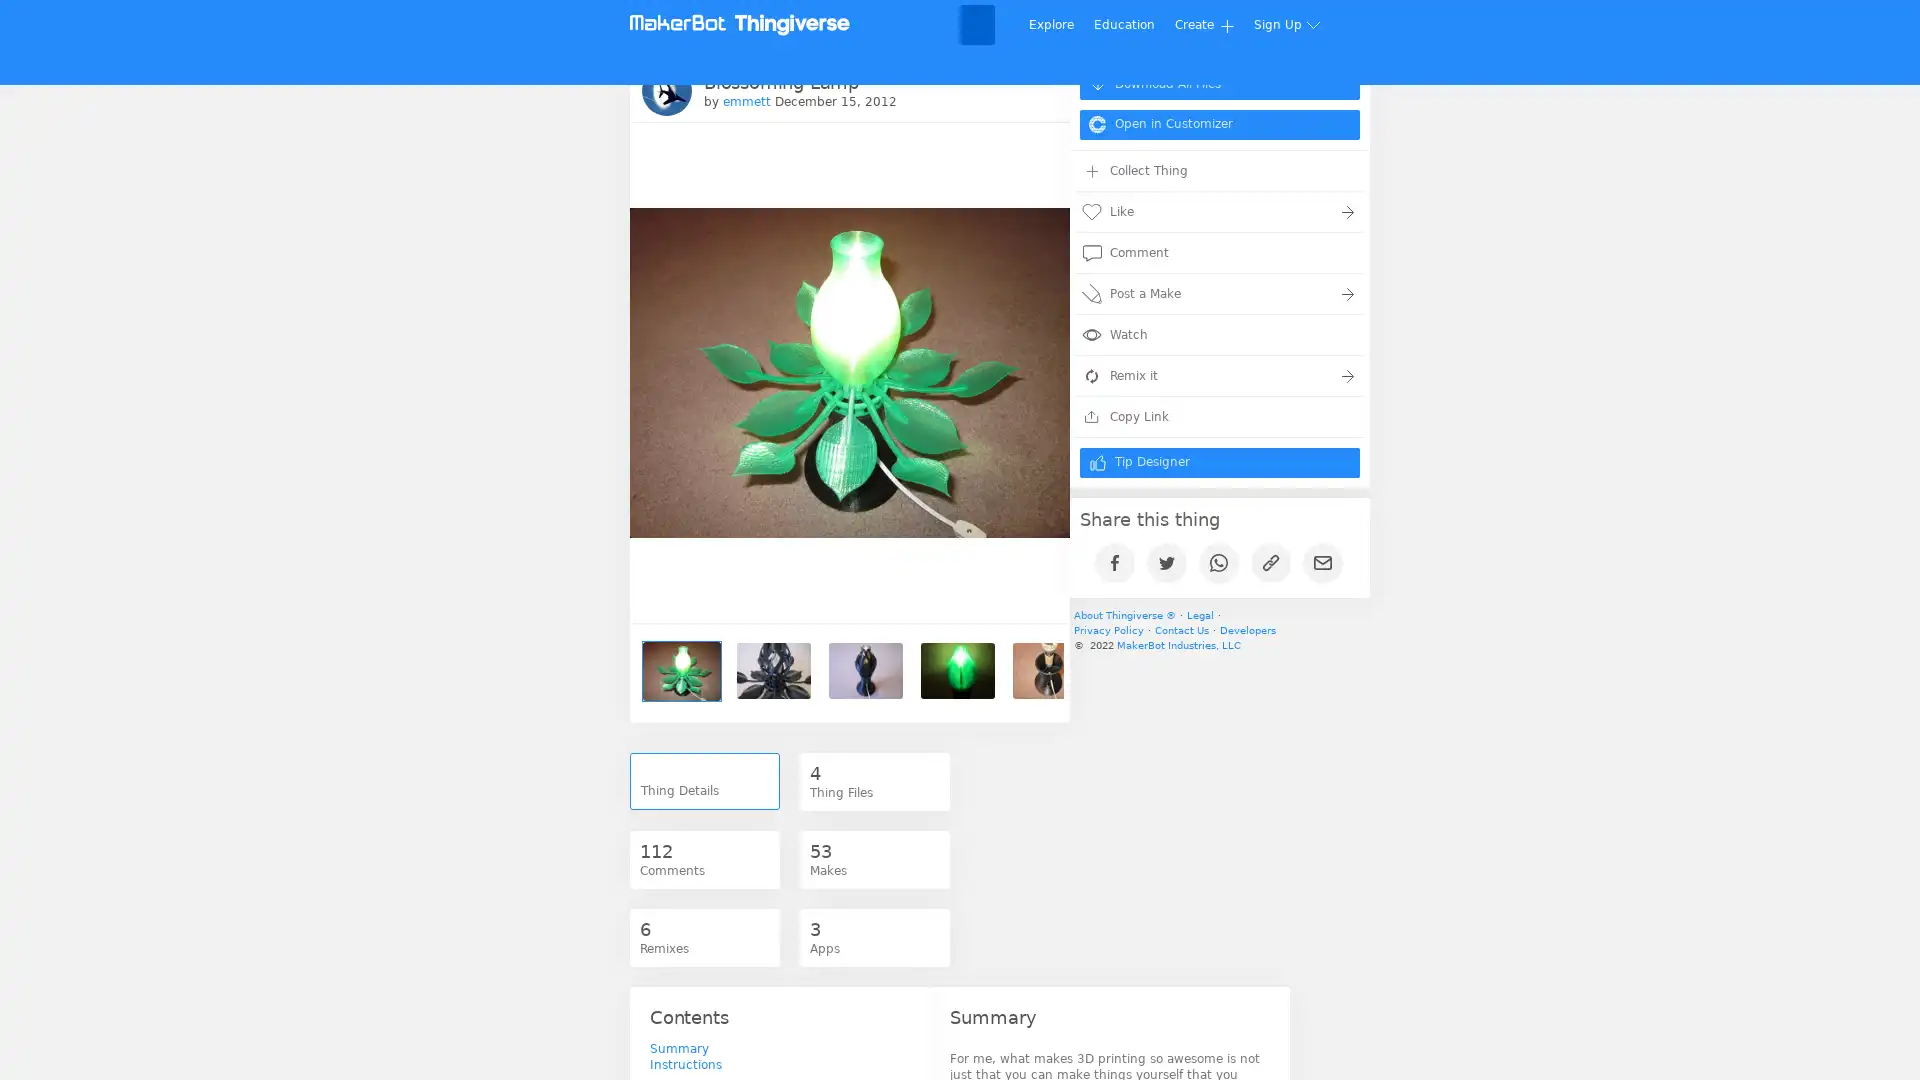 The height and width of the screenshot is (1080, 1920). Describe the element at coordinates (1289, 24) in the screenshot. I see `Sign Up` at that location.